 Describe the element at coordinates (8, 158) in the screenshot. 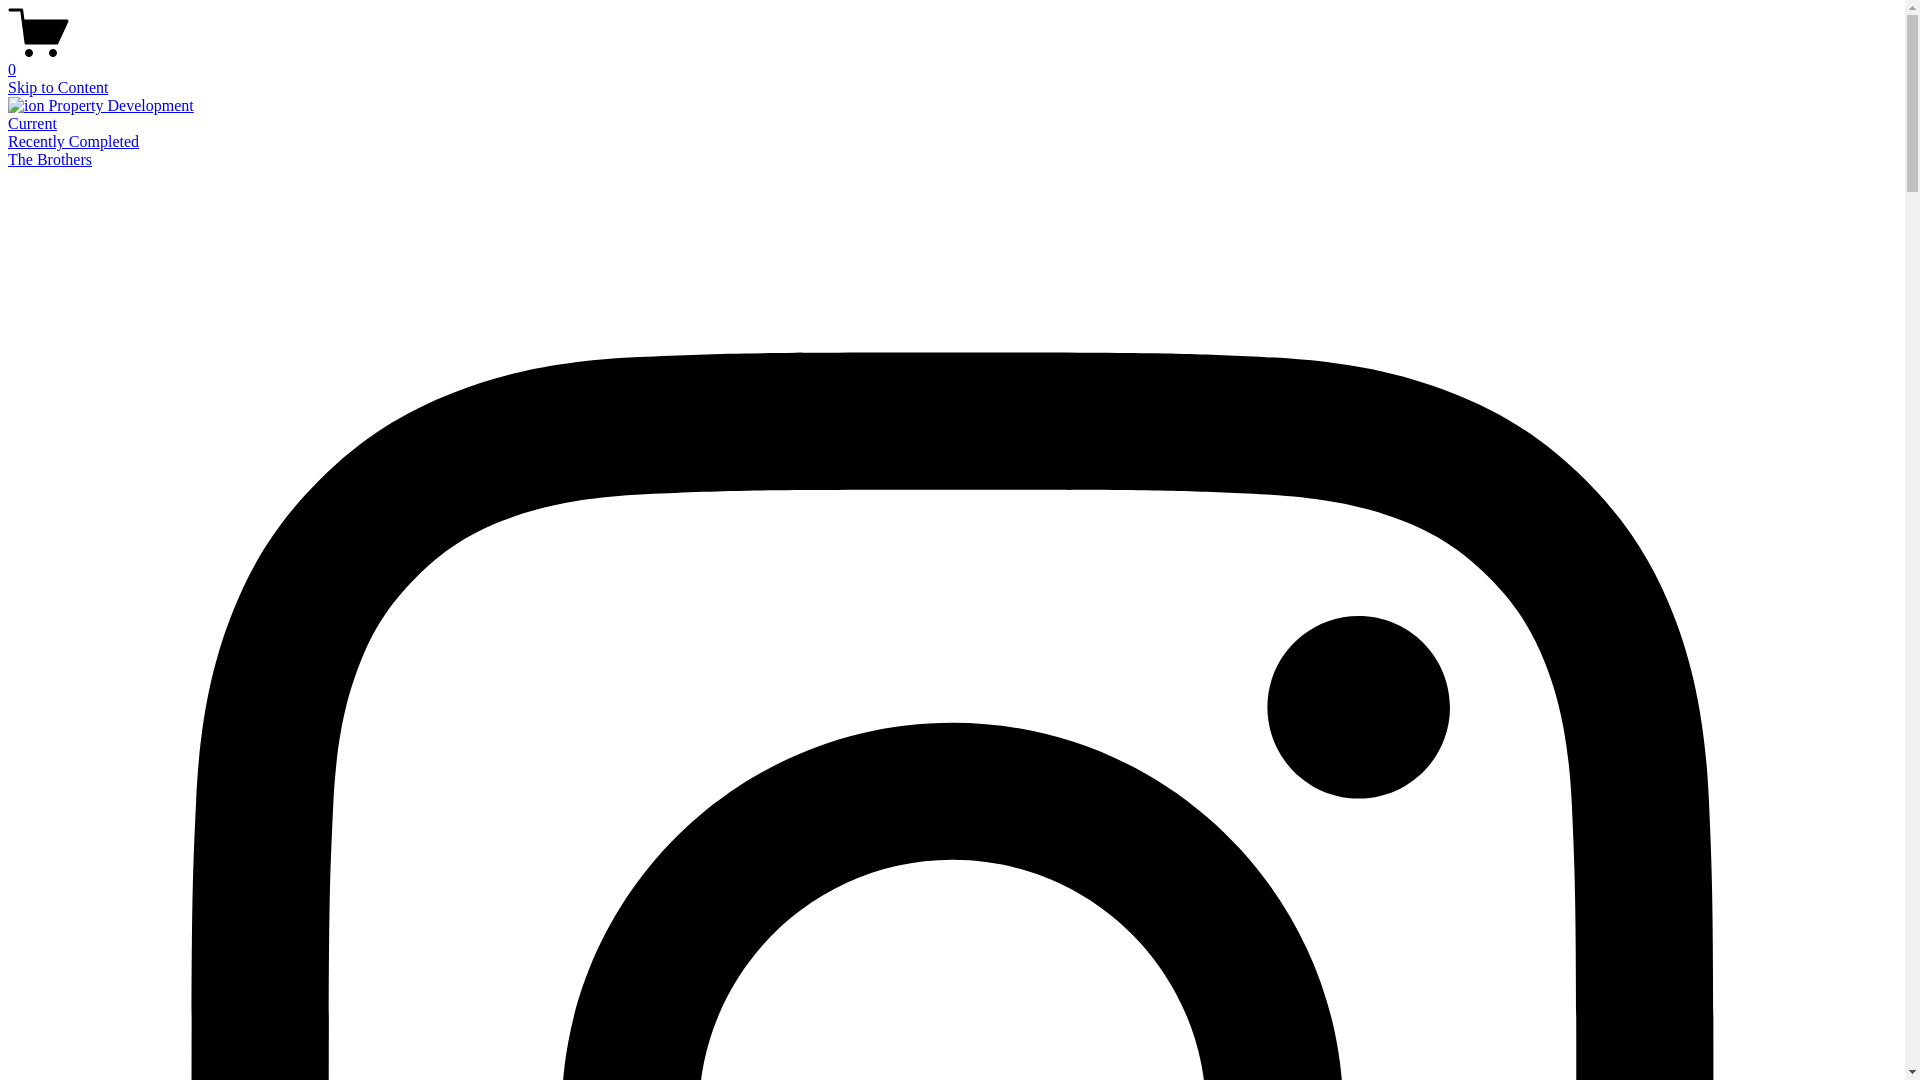

I see `'The Brothers'` at that location.